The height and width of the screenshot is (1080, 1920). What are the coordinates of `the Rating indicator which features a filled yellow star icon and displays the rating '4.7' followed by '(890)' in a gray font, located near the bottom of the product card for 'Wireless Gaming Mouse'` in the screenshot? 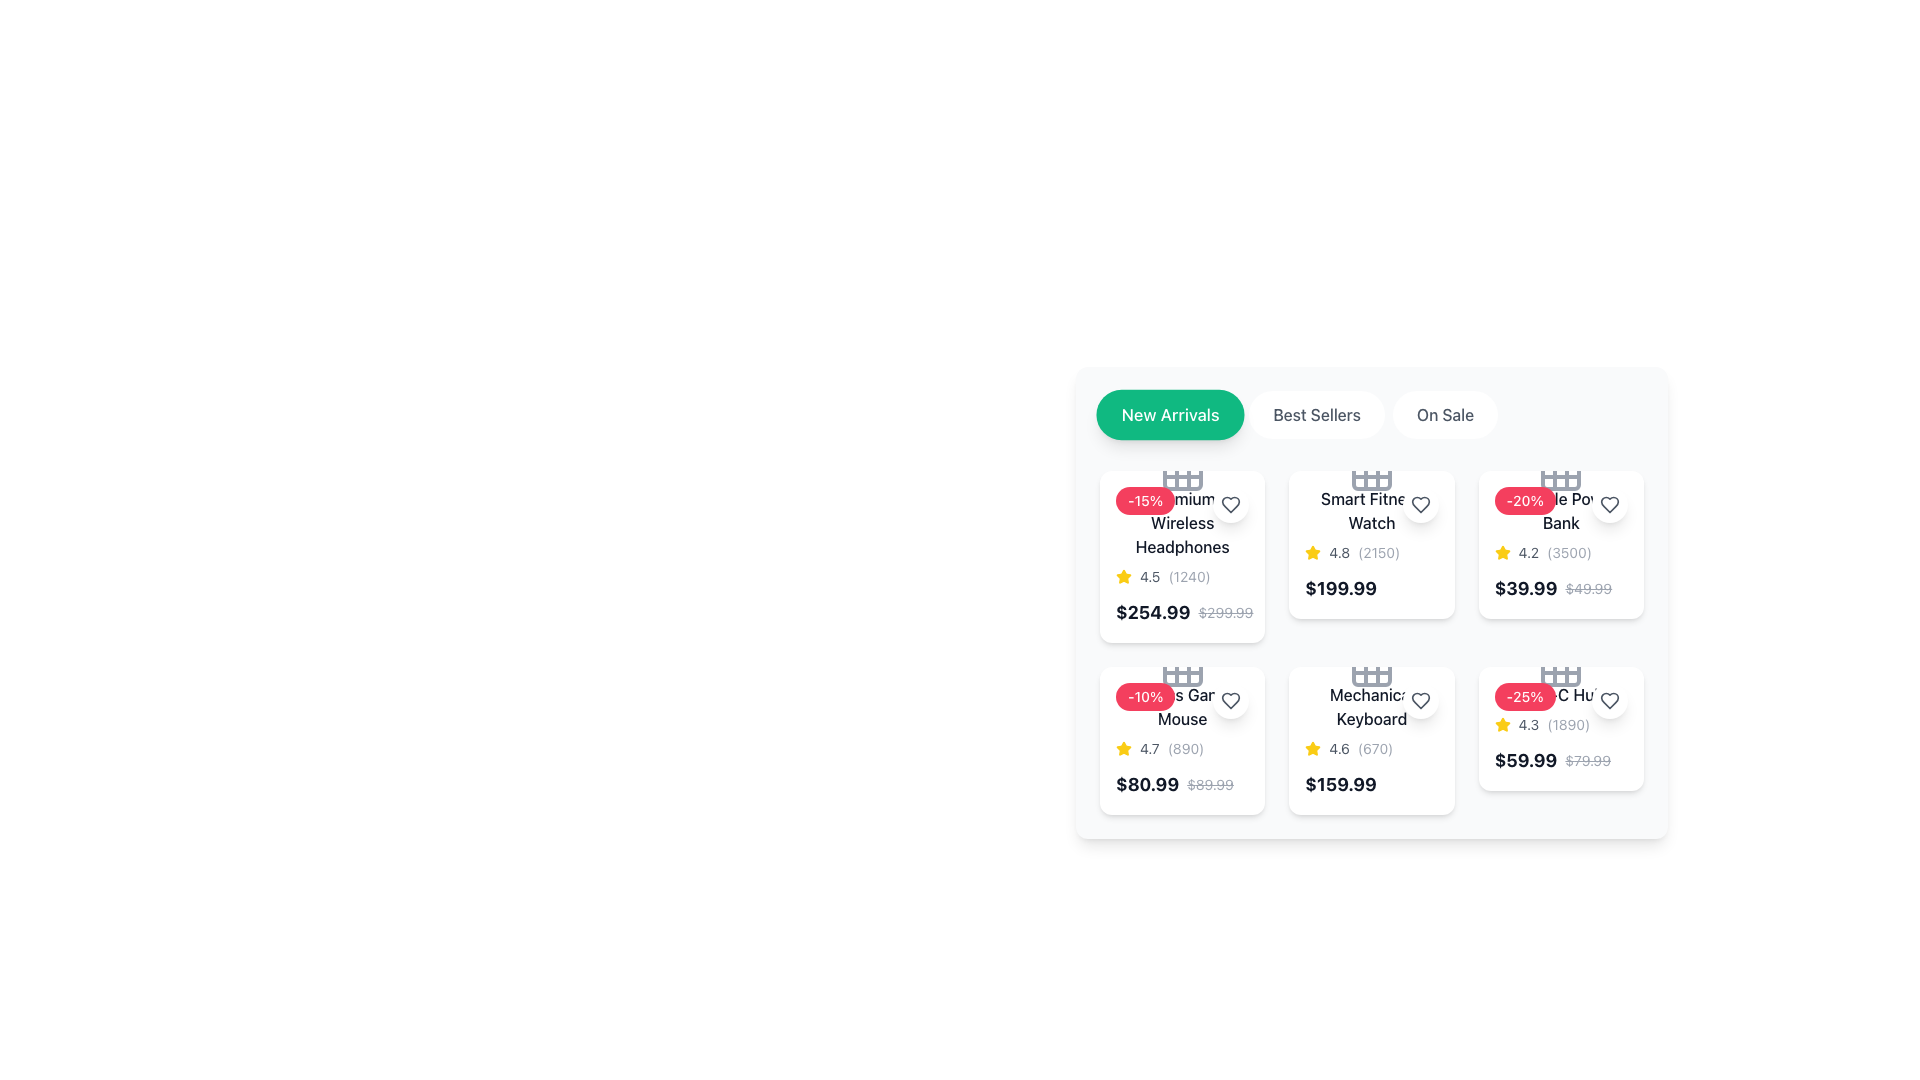 It's located at (1182, 748).